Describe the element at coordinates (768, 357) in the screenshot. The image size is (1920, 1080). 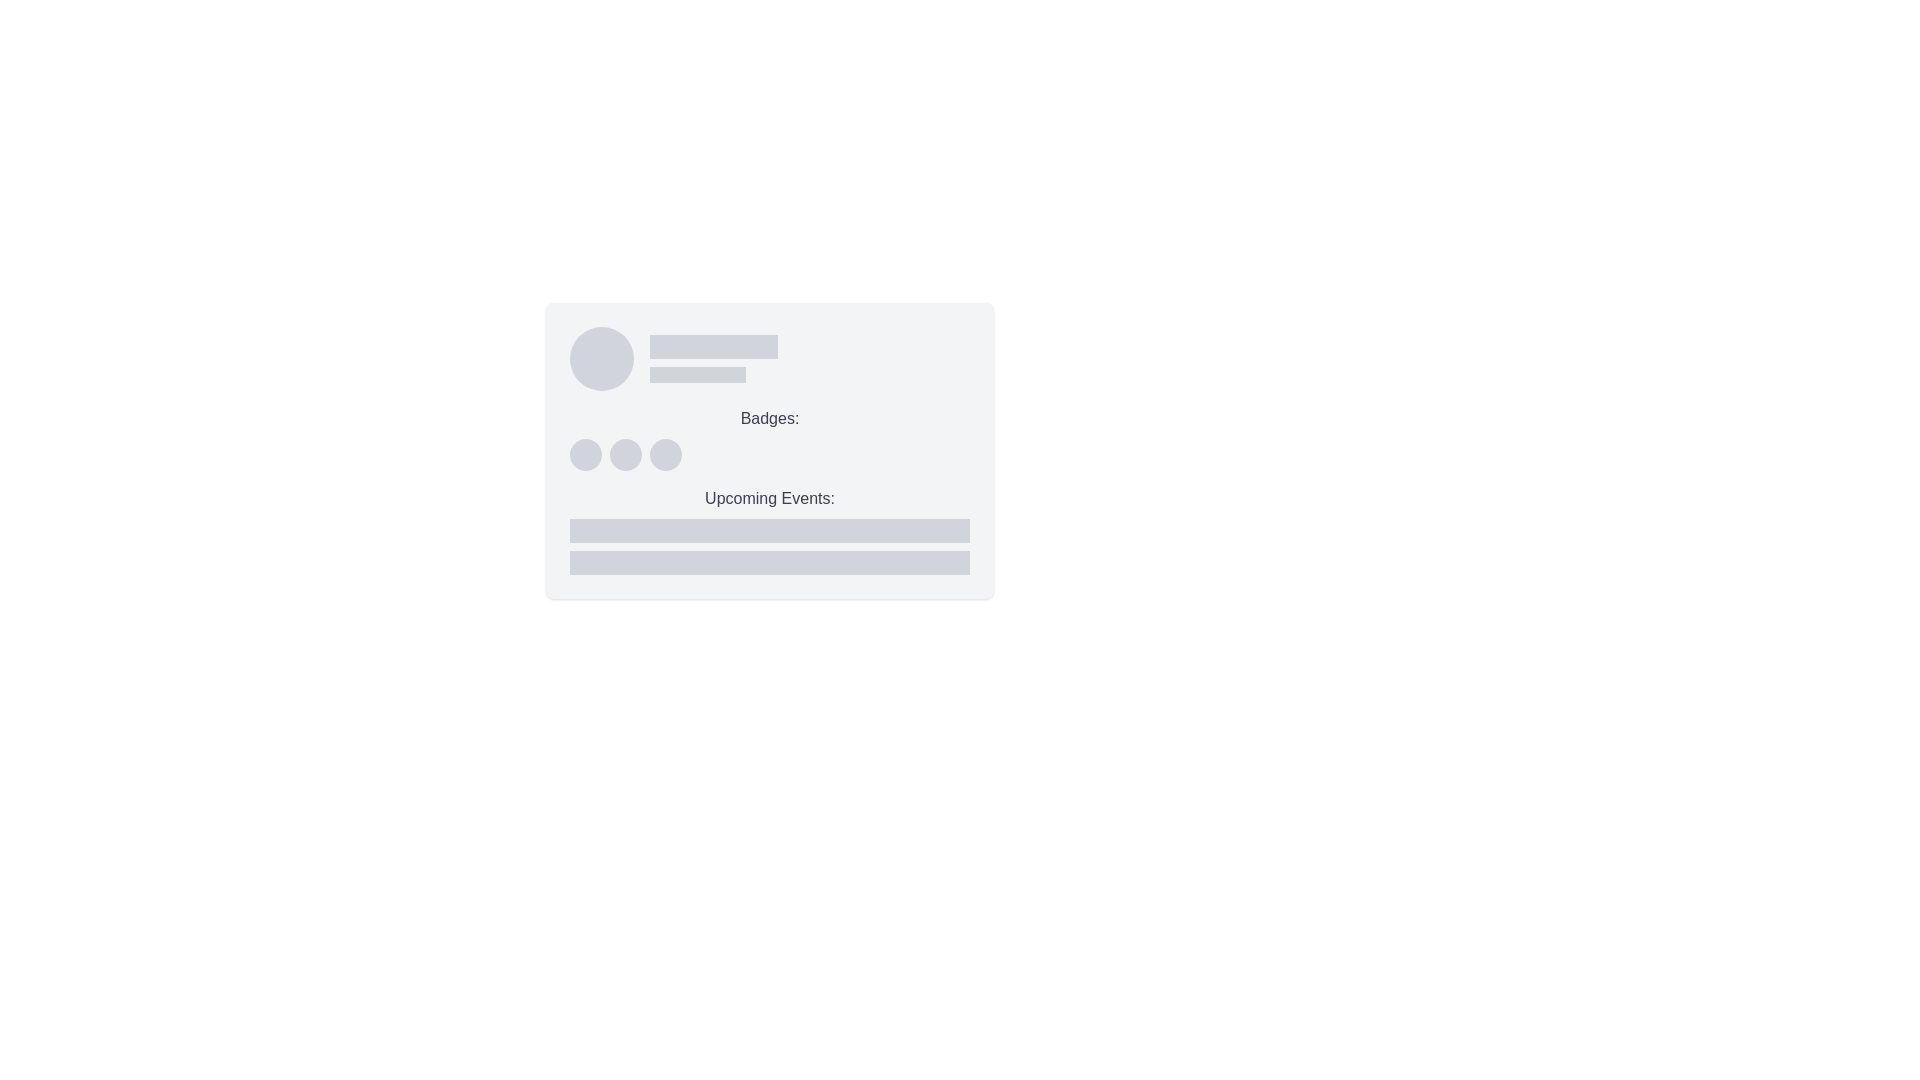
I see `the composite layout consisting of a circular gray image and two rectangular gray bars, located in the 'Badges: Upcoming Events:' section near the top-left corner of the panel` at that location.